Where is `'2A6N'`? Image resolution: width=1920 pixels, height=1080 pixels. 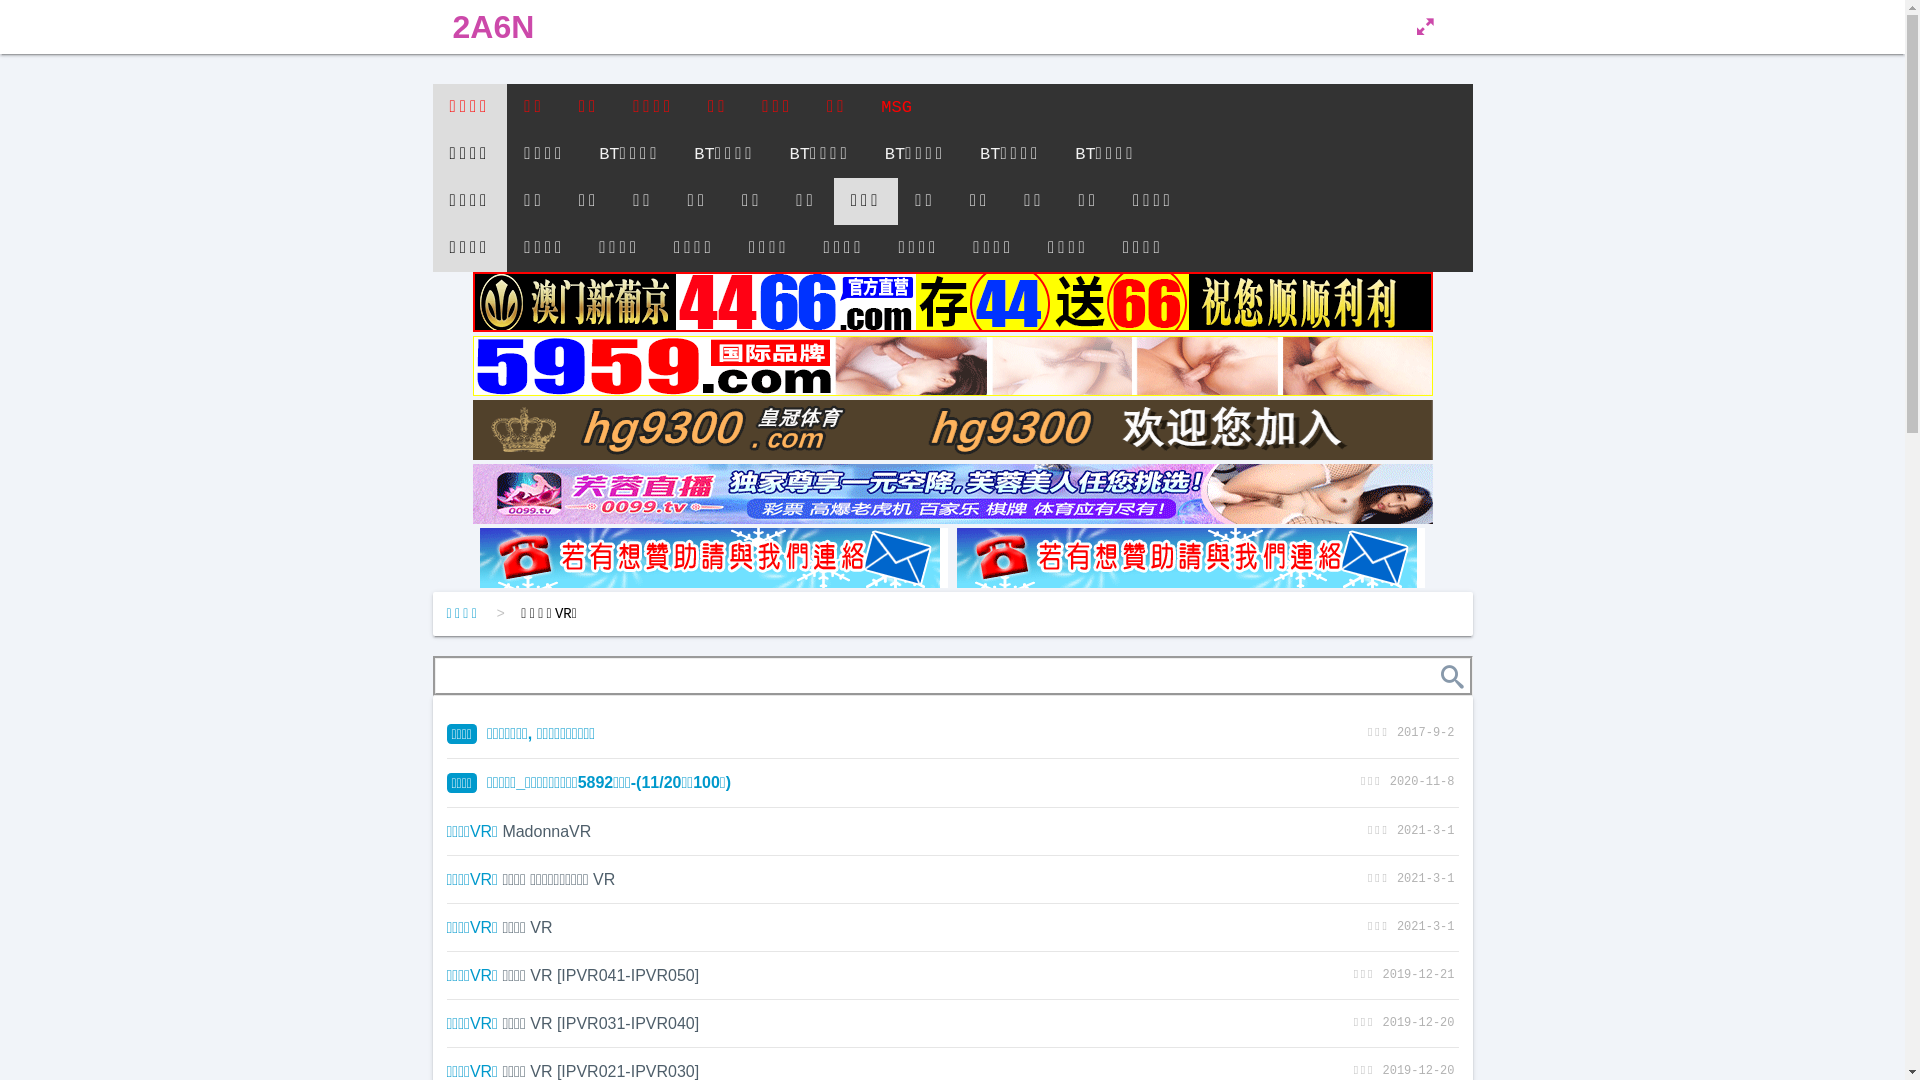 '2A6N' is located at coordinates (493, 27).